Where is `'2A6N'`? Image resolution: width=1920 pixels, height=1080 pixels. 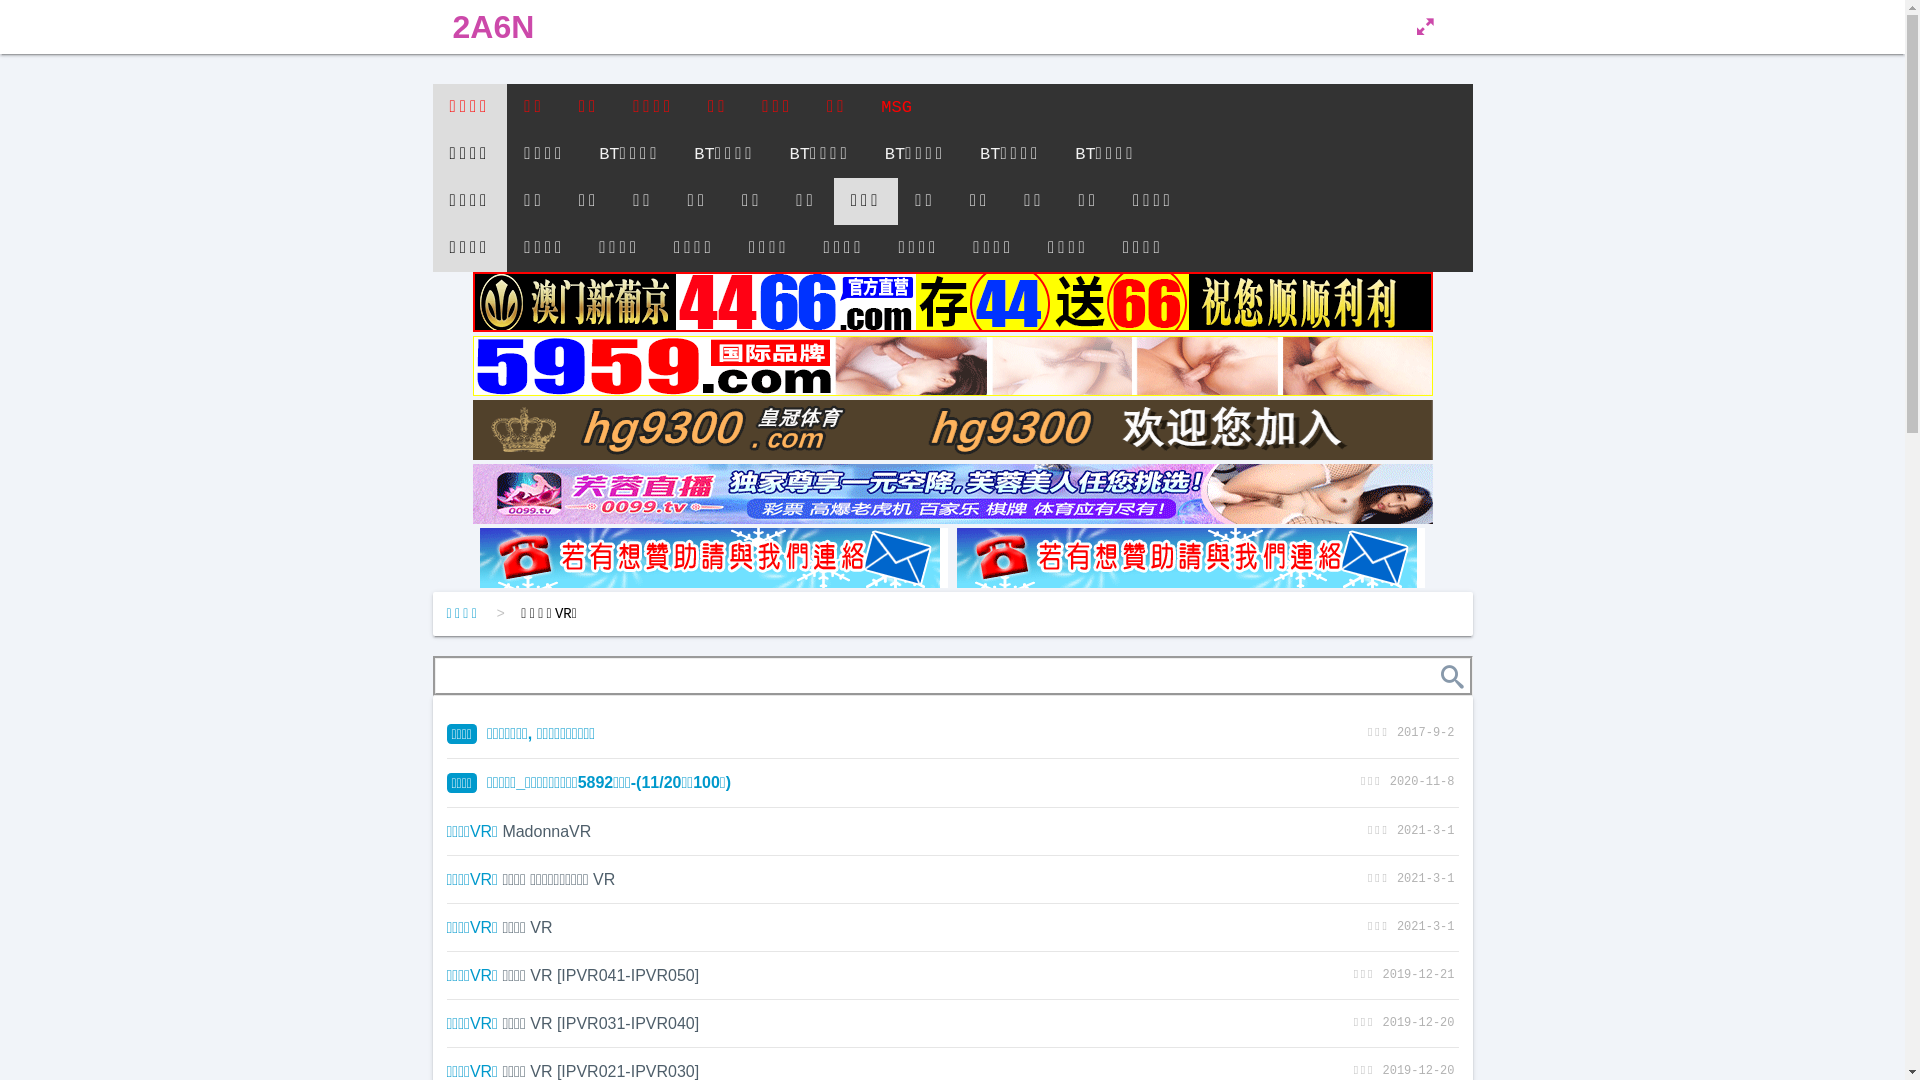 '2A6N' is located at coordinates (493, 27).